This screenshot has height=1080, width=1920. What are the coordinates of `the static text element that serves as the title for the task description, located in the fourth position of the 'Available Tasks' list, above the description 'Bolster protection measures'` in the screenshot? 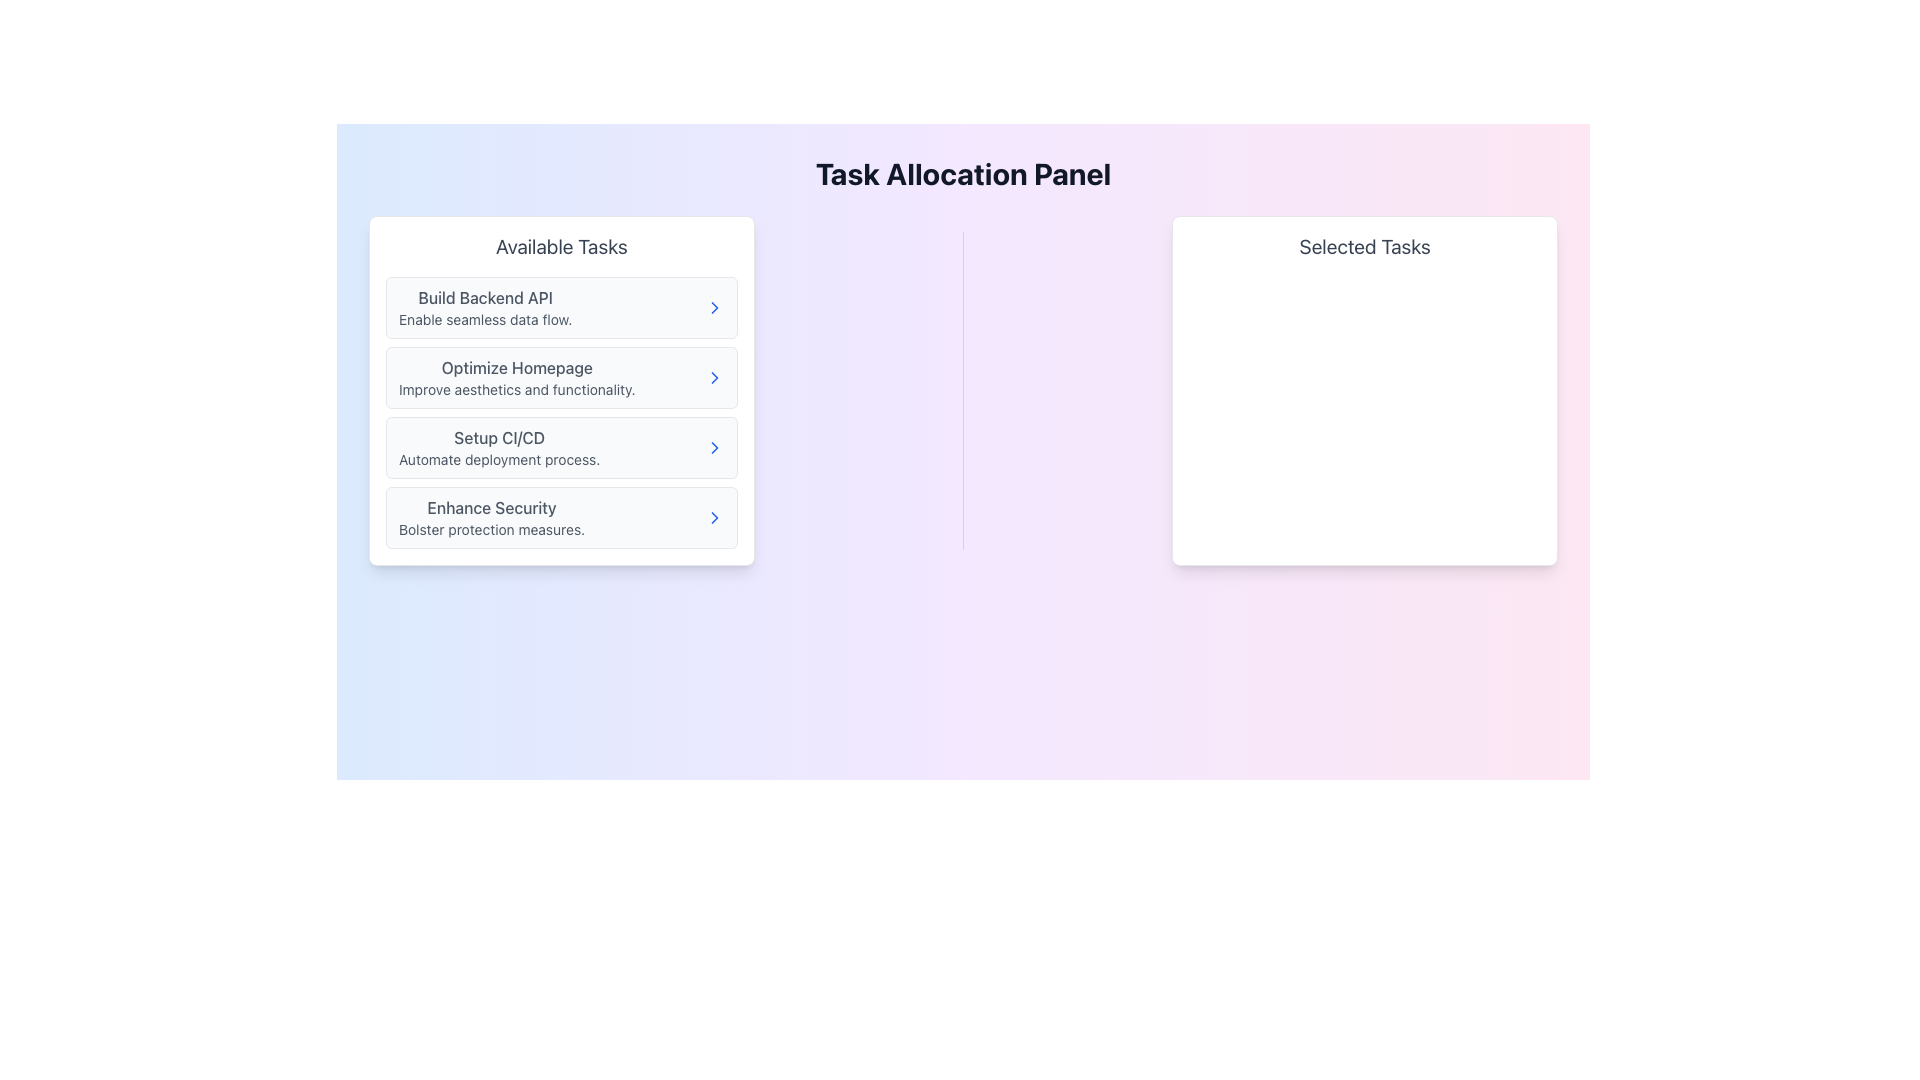 It's located at (492, 507).